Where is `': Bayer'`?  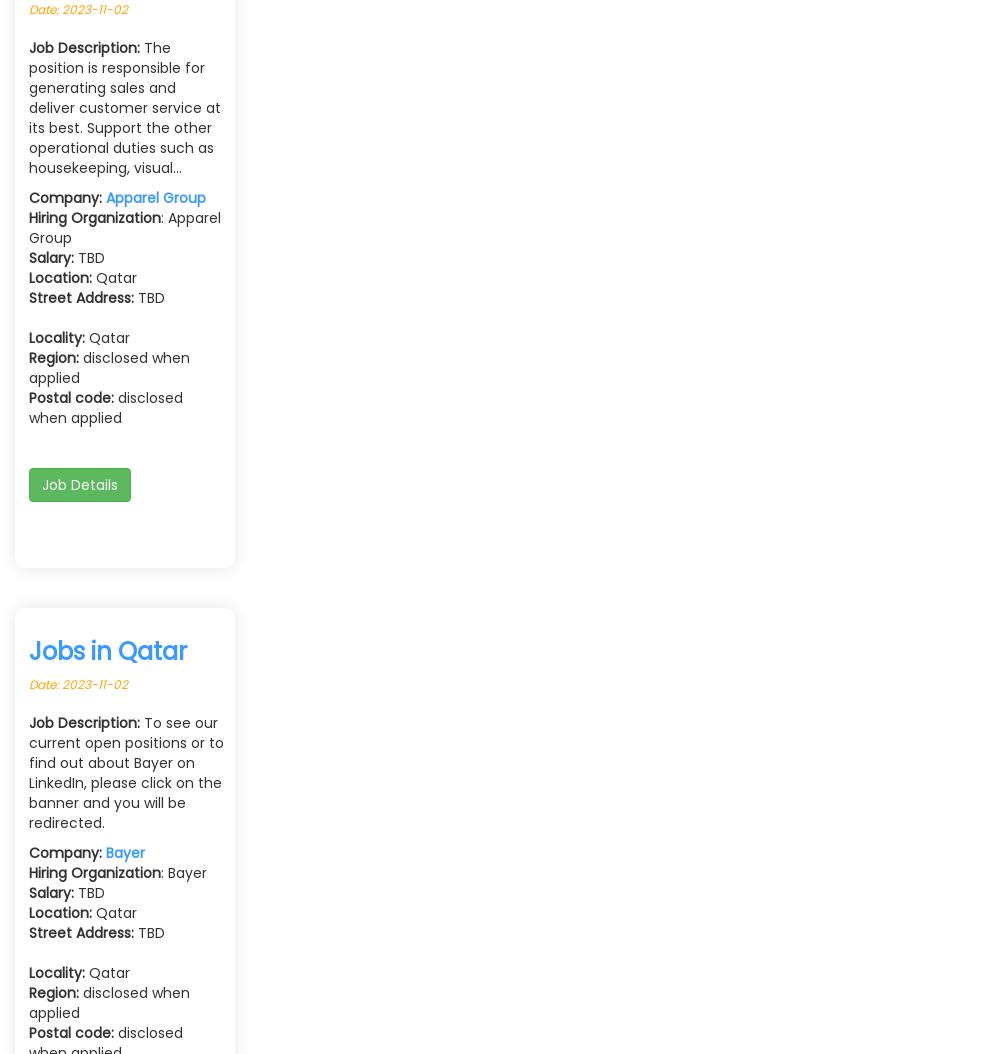
': Bayer' is located at coordinates (184, 871).